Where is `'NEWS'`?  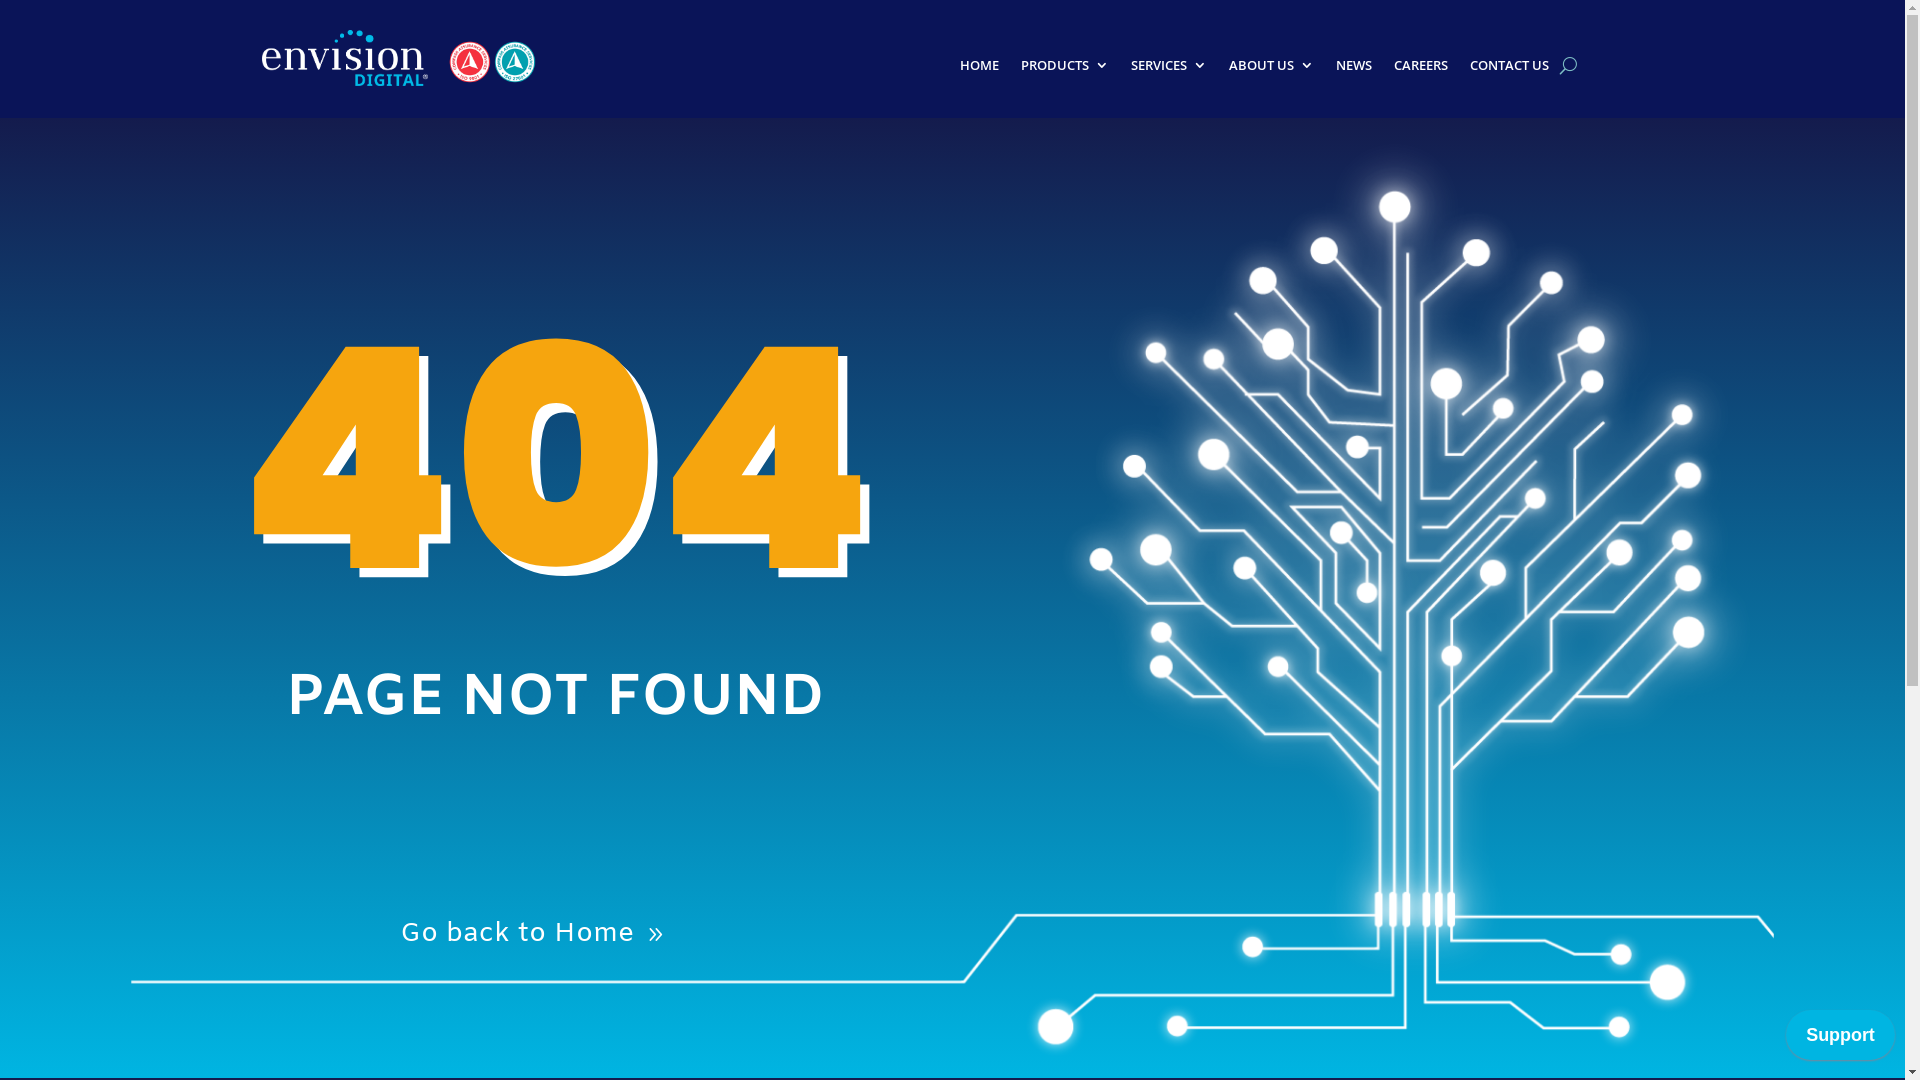
'NEWS' is located at coordinates (1353, 68).